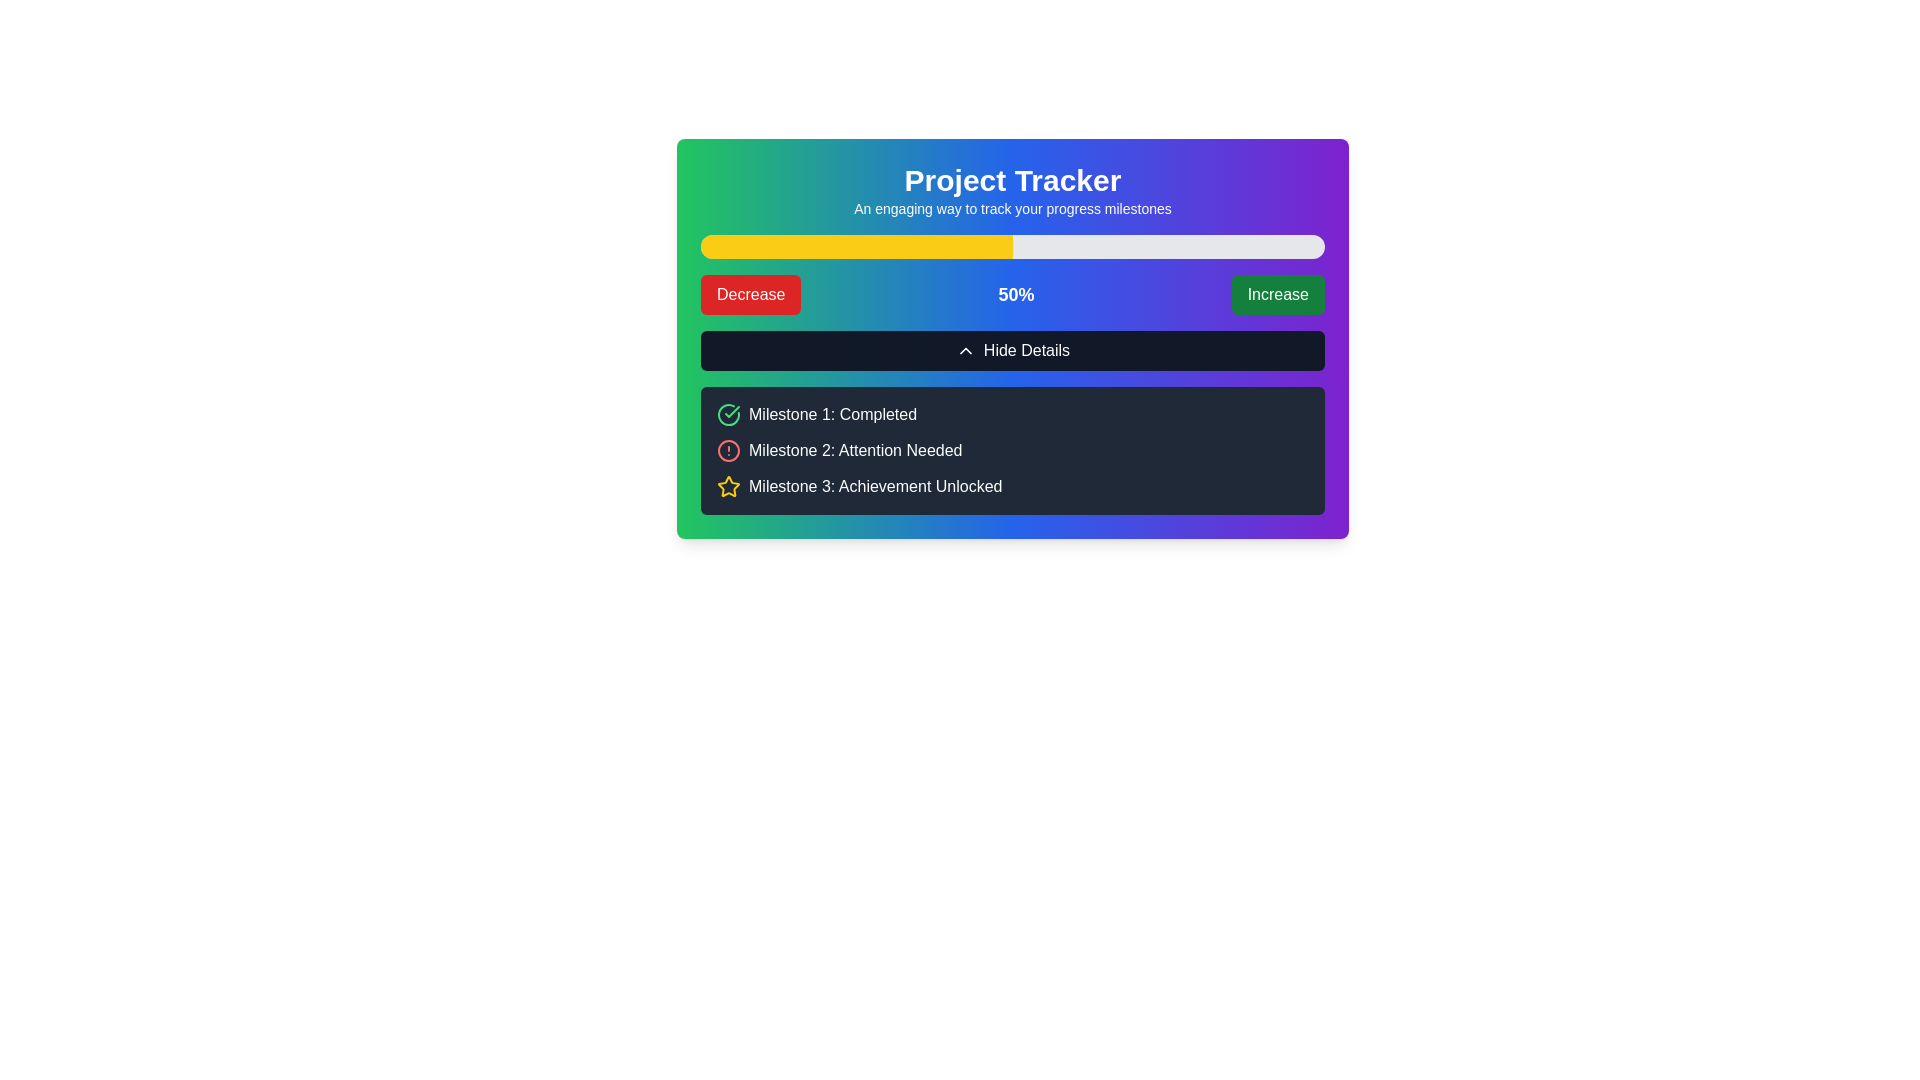 The image size is (1920, 1080). What do you see at coordinates (1016, 294) in the screenshot?
I see `the static text label displaying '50%' on a vibrant blue background, which is centrally aligned between the 'Decrease' and 'Increase' buttons` at bounding box center [1016, 294].